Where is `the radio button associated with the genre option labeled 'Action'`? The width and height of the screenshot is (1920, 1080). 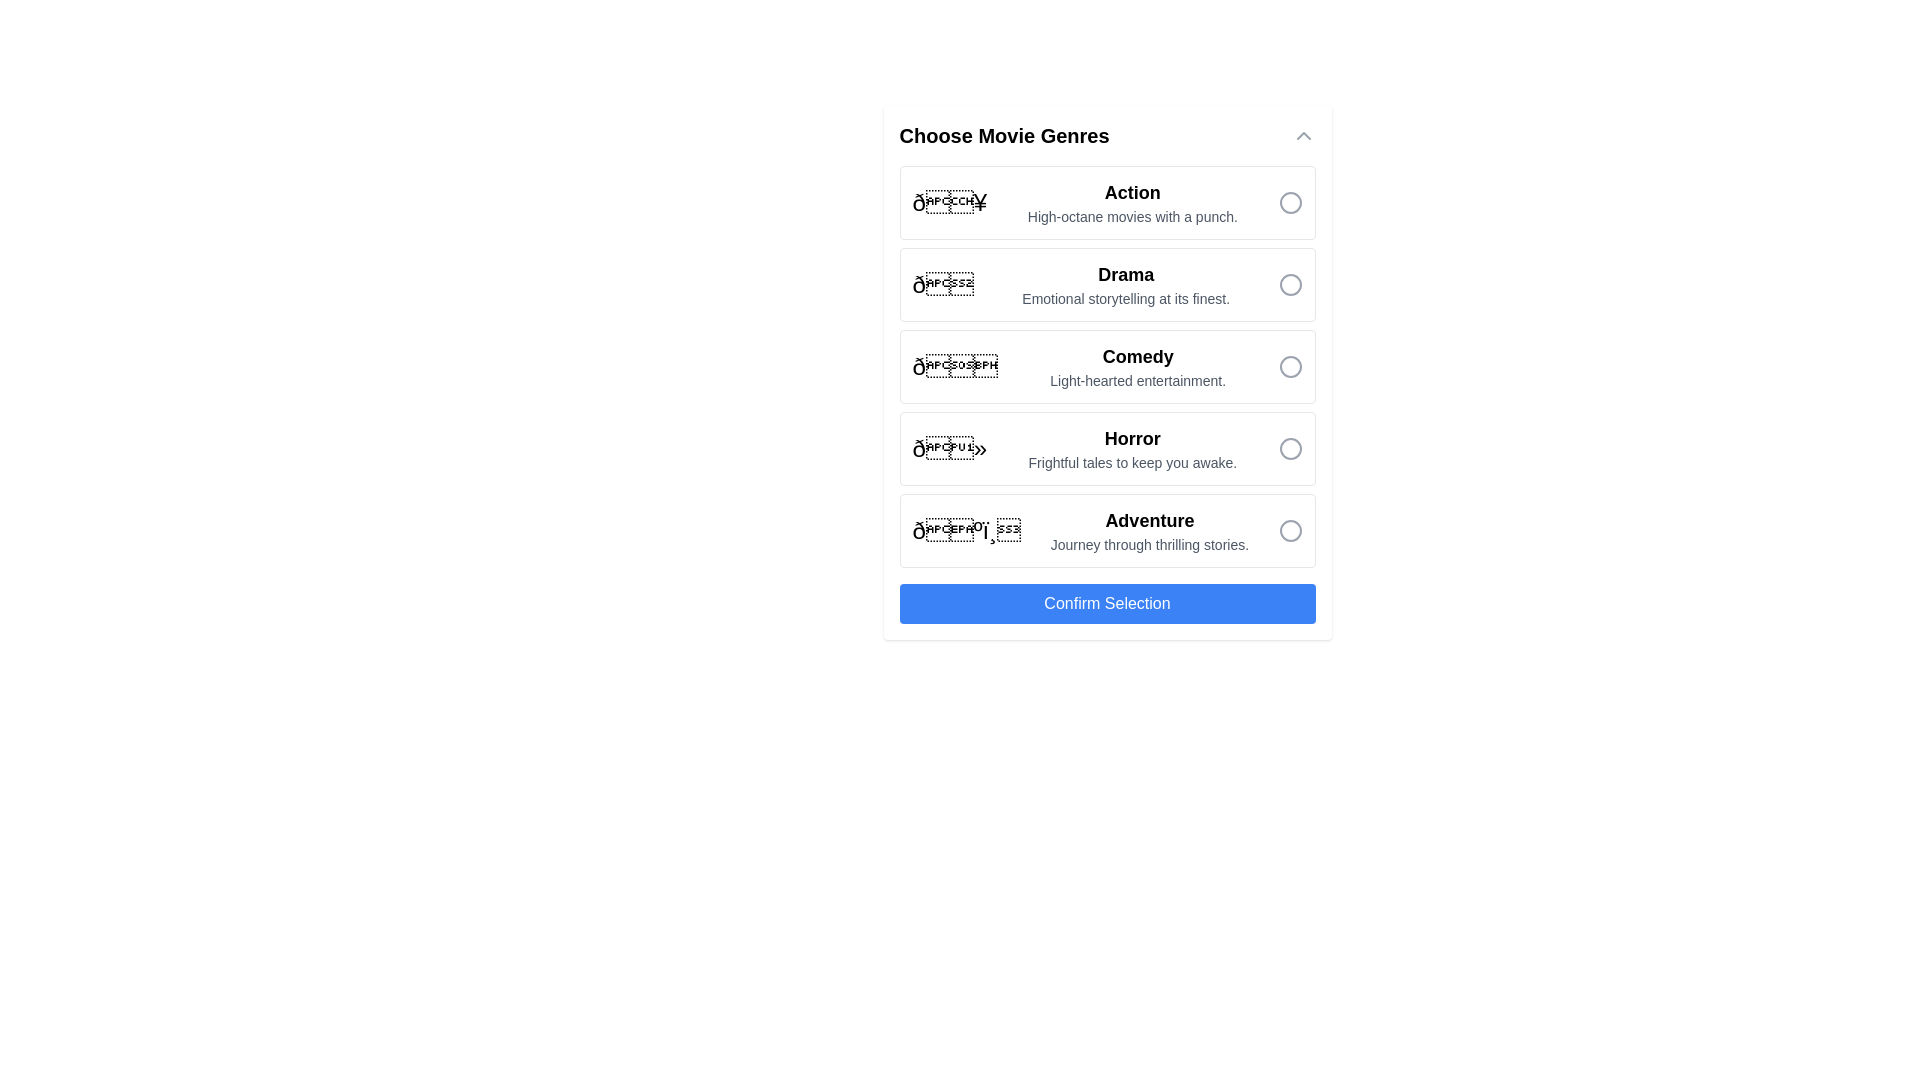 the radio button associated with the genre option labeled 'Action' is located at coordinates (1290, 203).